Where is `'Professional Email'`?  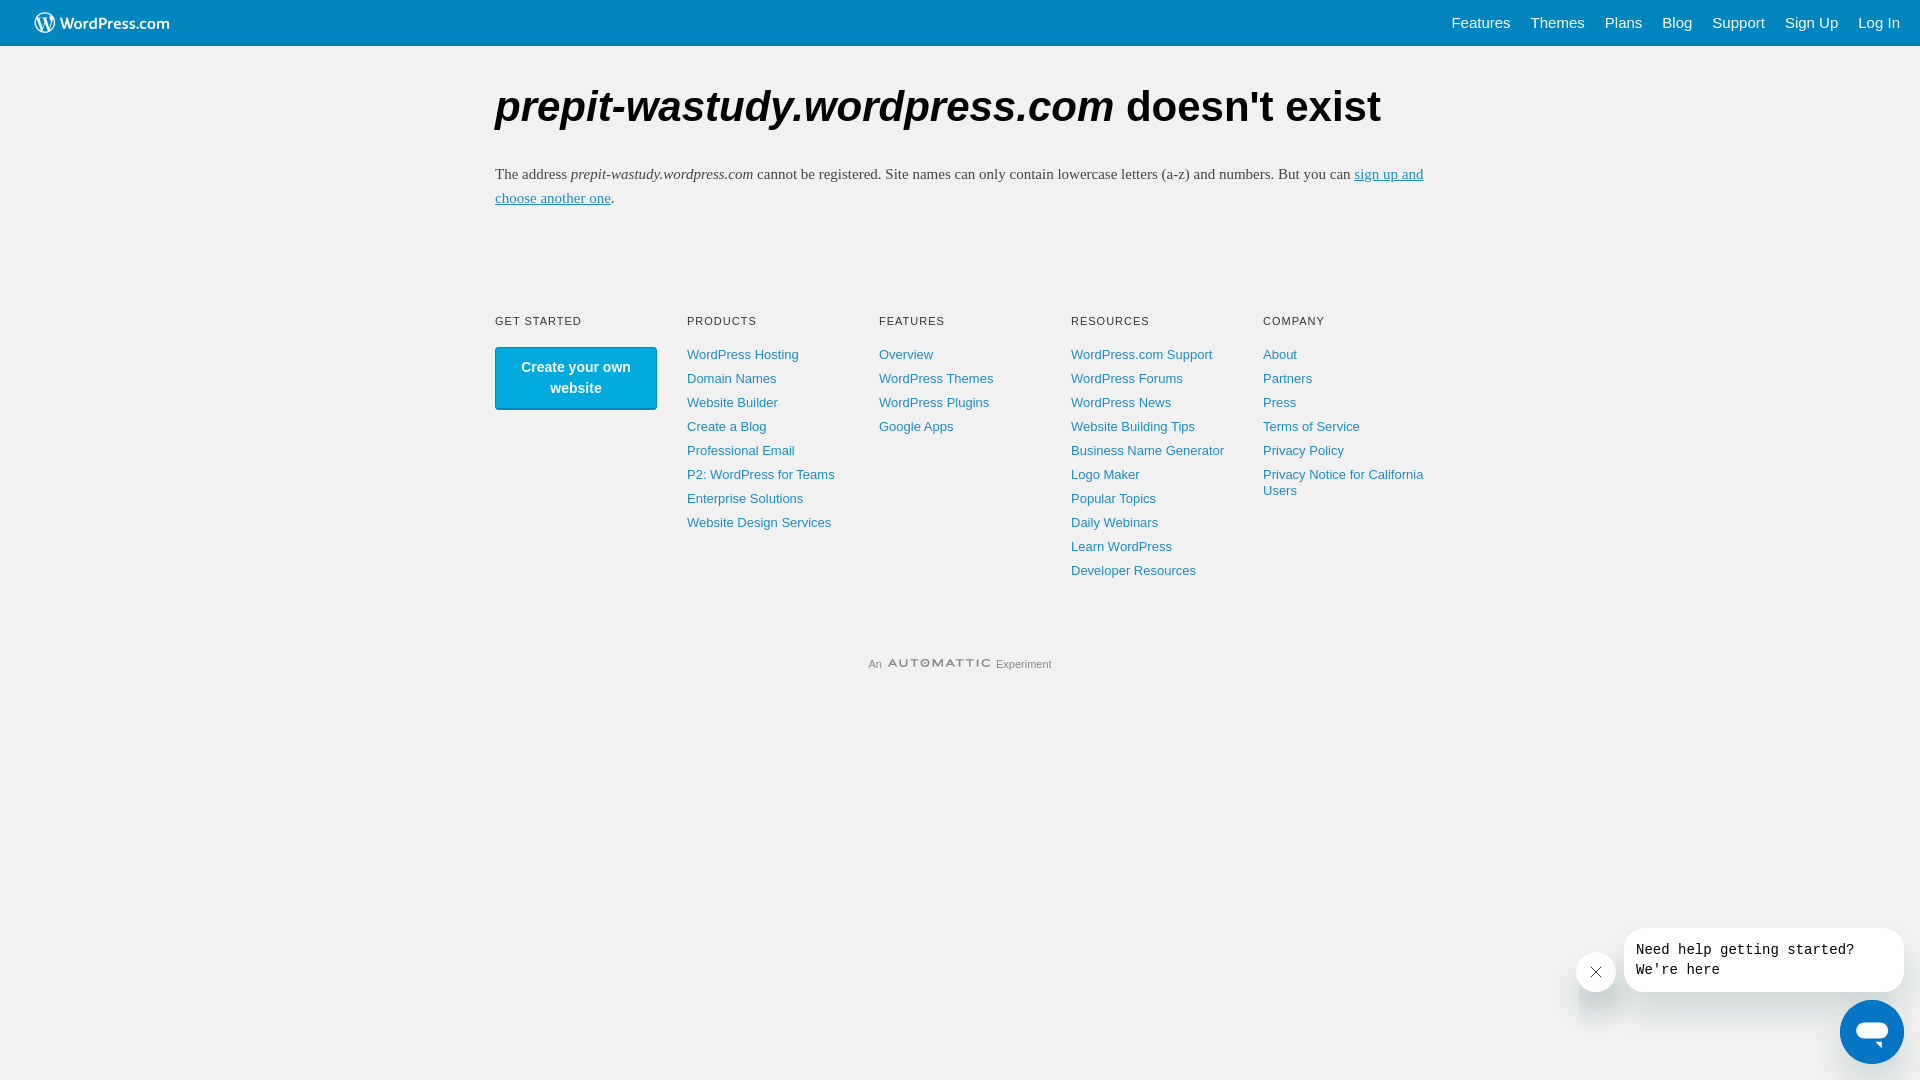
'Professional Email' is located at coordinates (739, 450).